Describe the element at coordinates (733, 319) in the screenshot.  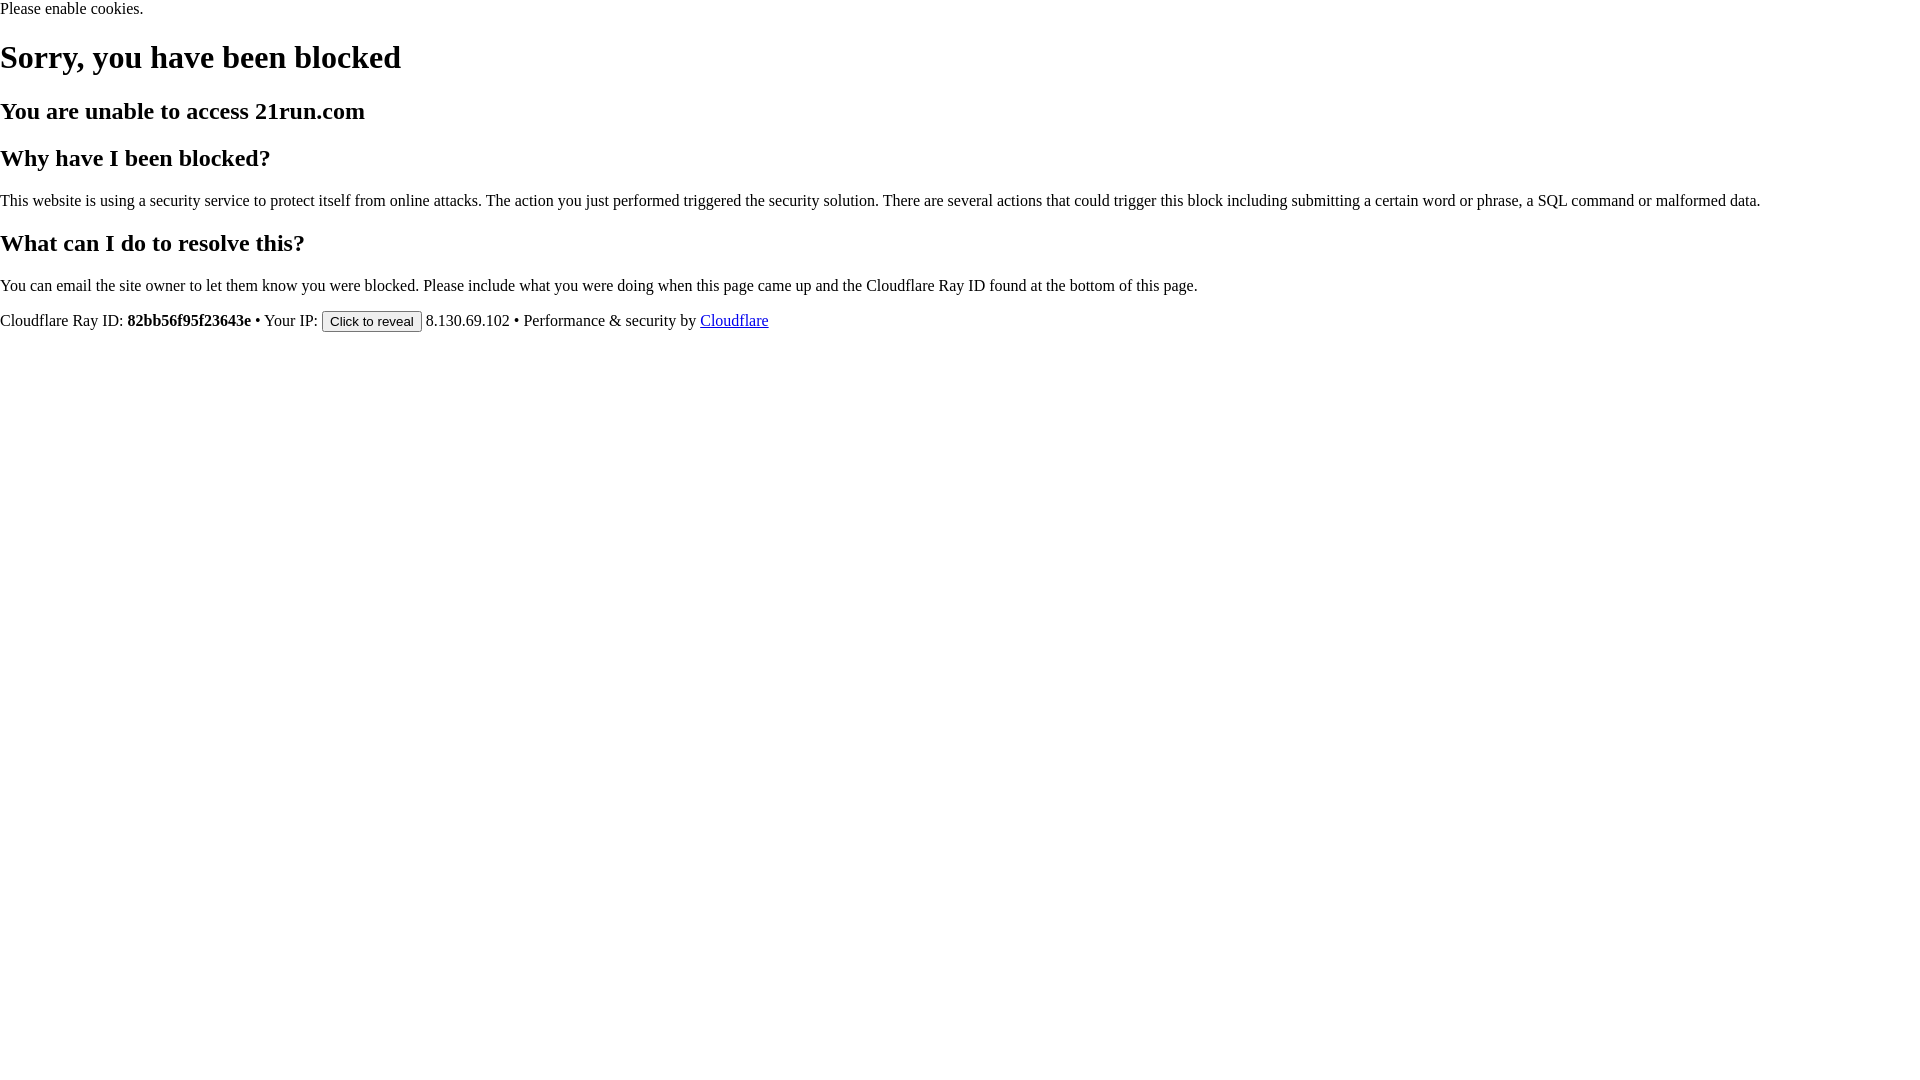
I see `'Cloudflare'` at that location.